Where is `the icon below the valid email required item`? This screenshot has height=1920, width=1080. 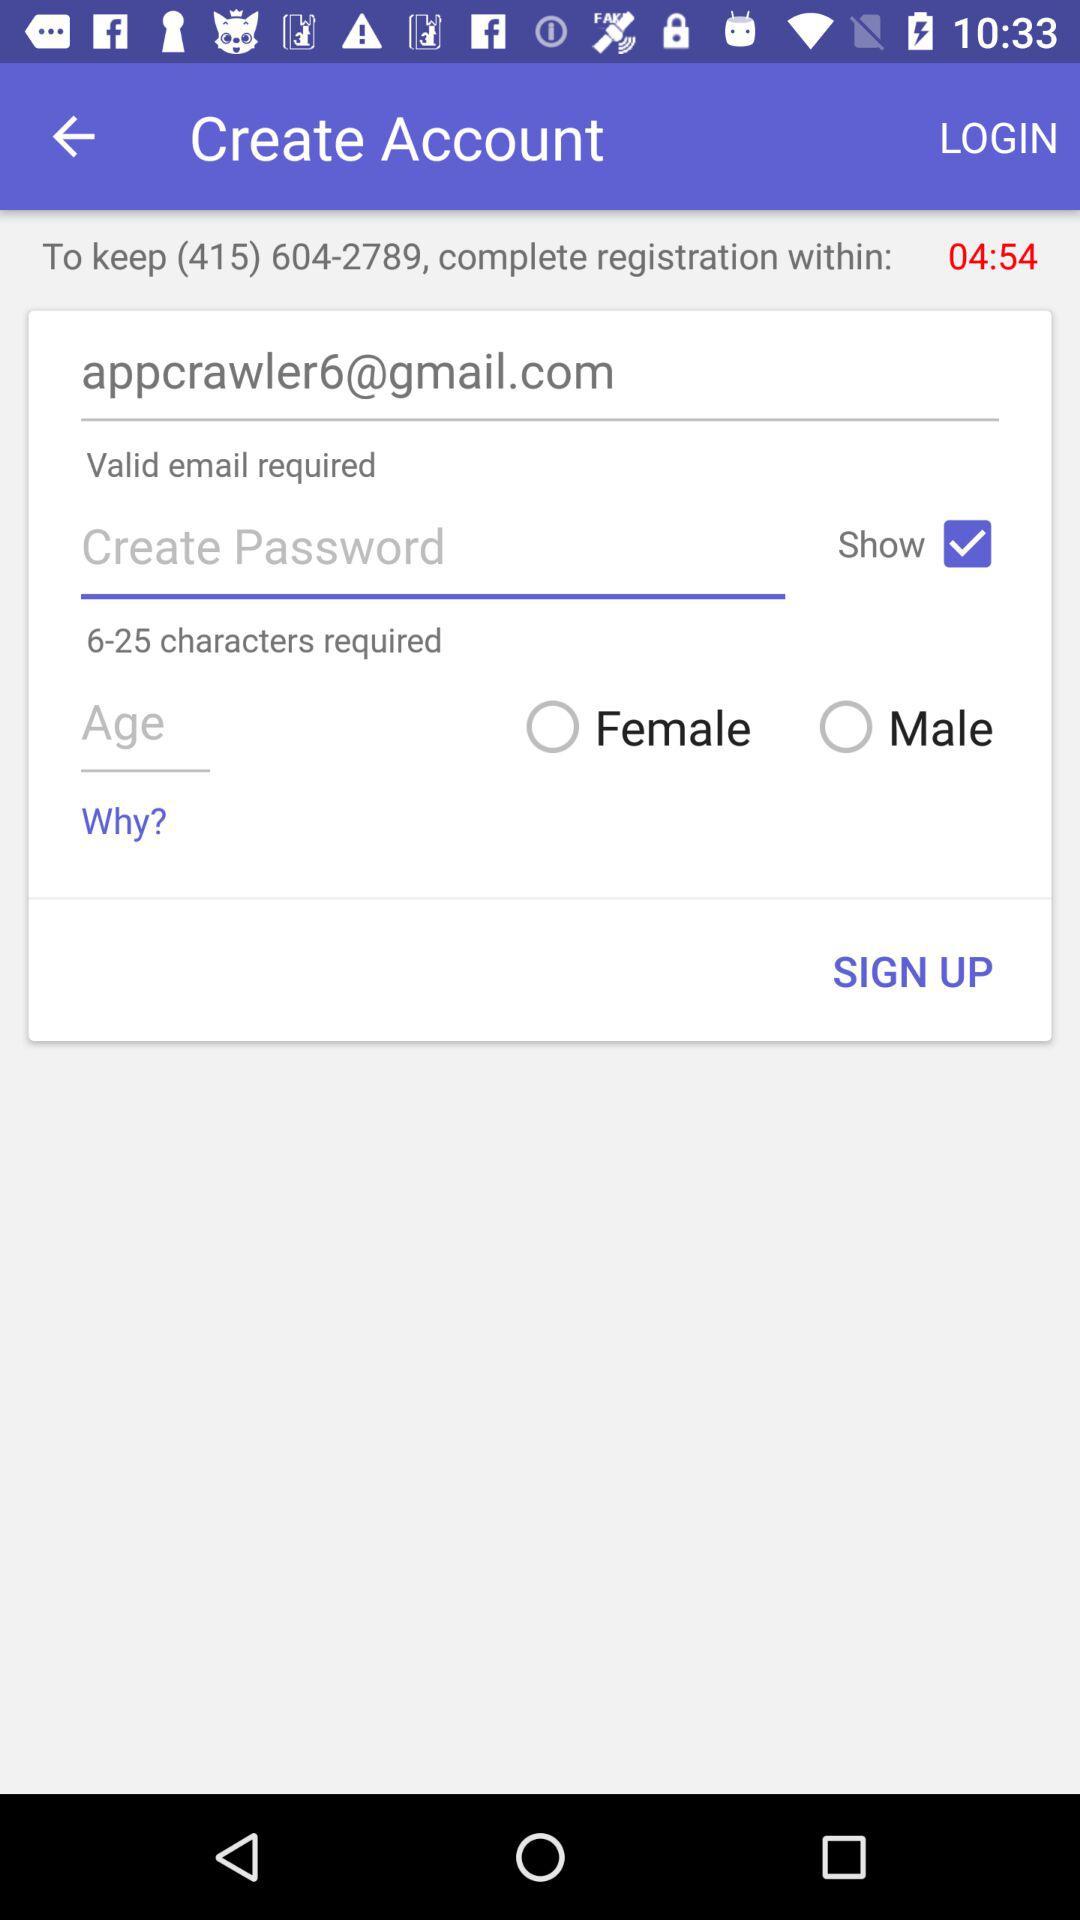 the icon below the valid email required item is located at coordinates (966, 543).